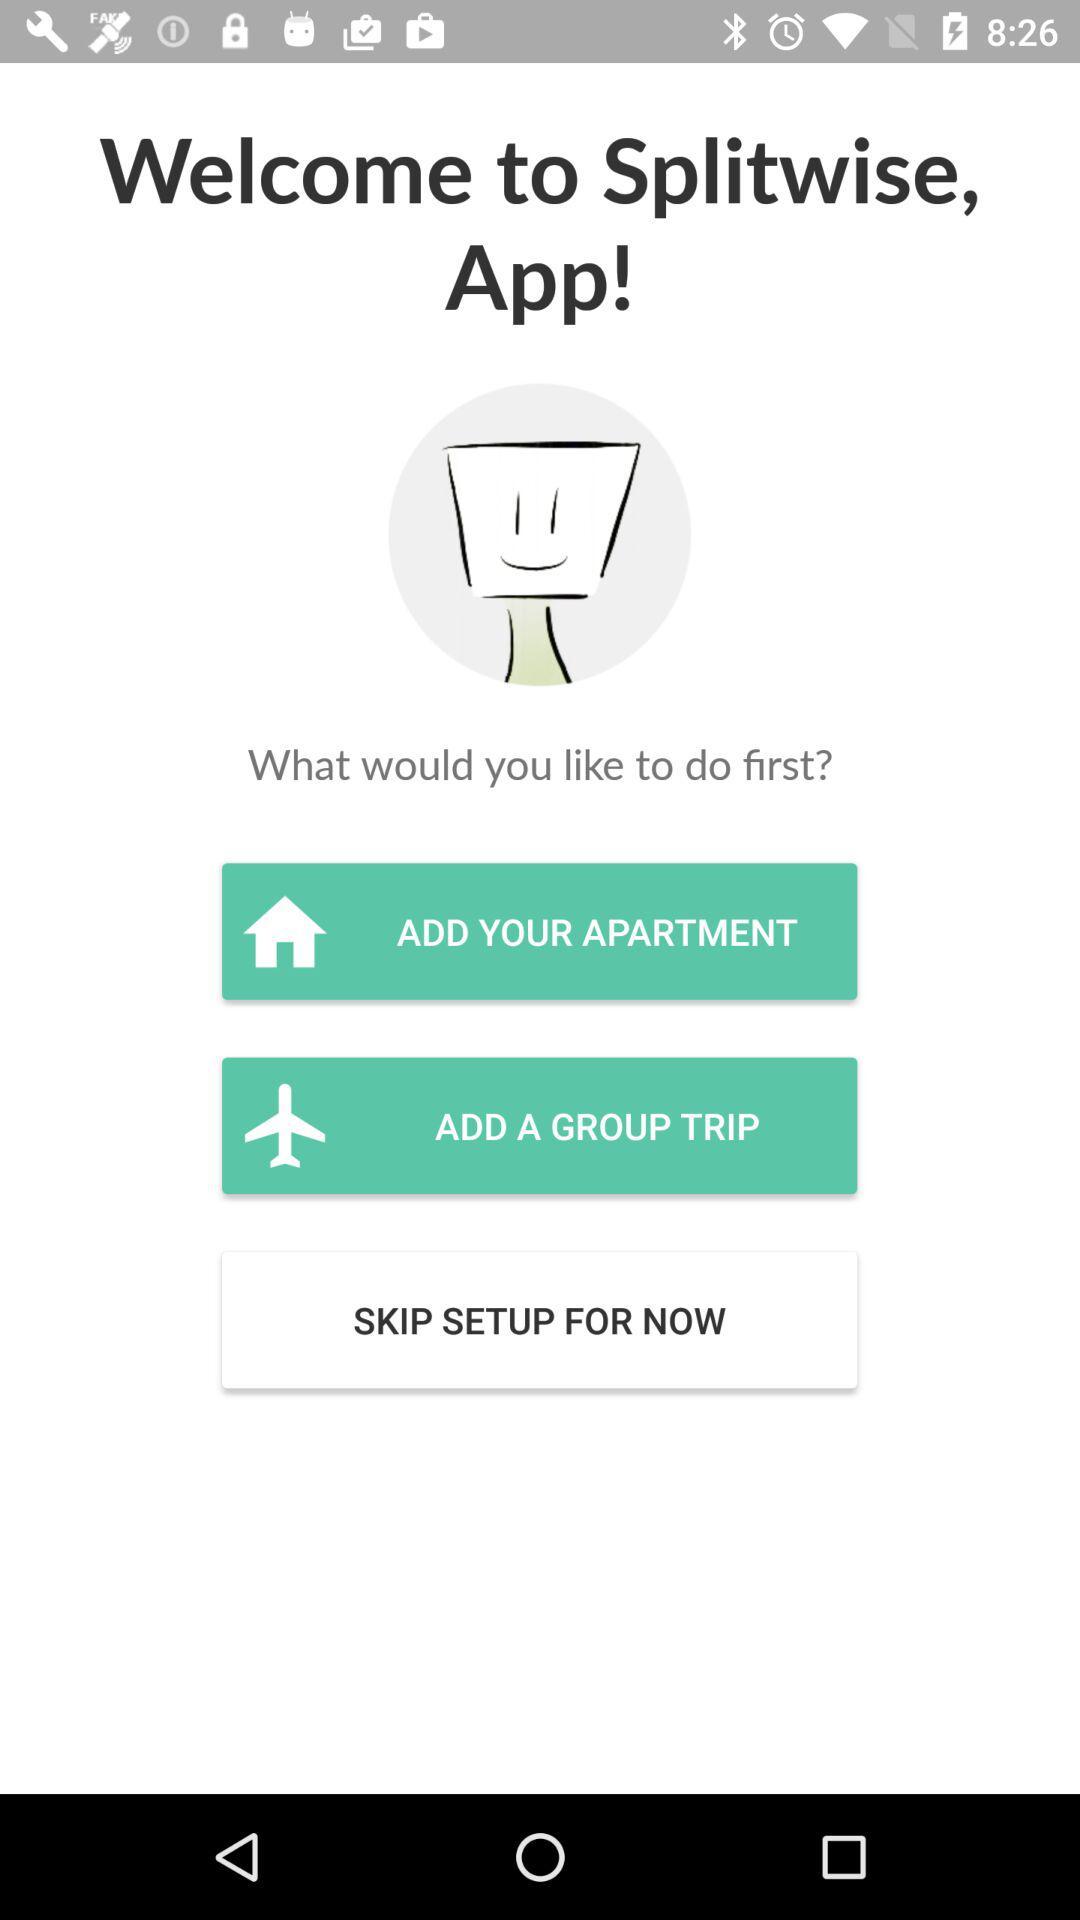 This screenshot has height=1920, width=1080. I want to click on skip setup for item, so click(538, 1320).